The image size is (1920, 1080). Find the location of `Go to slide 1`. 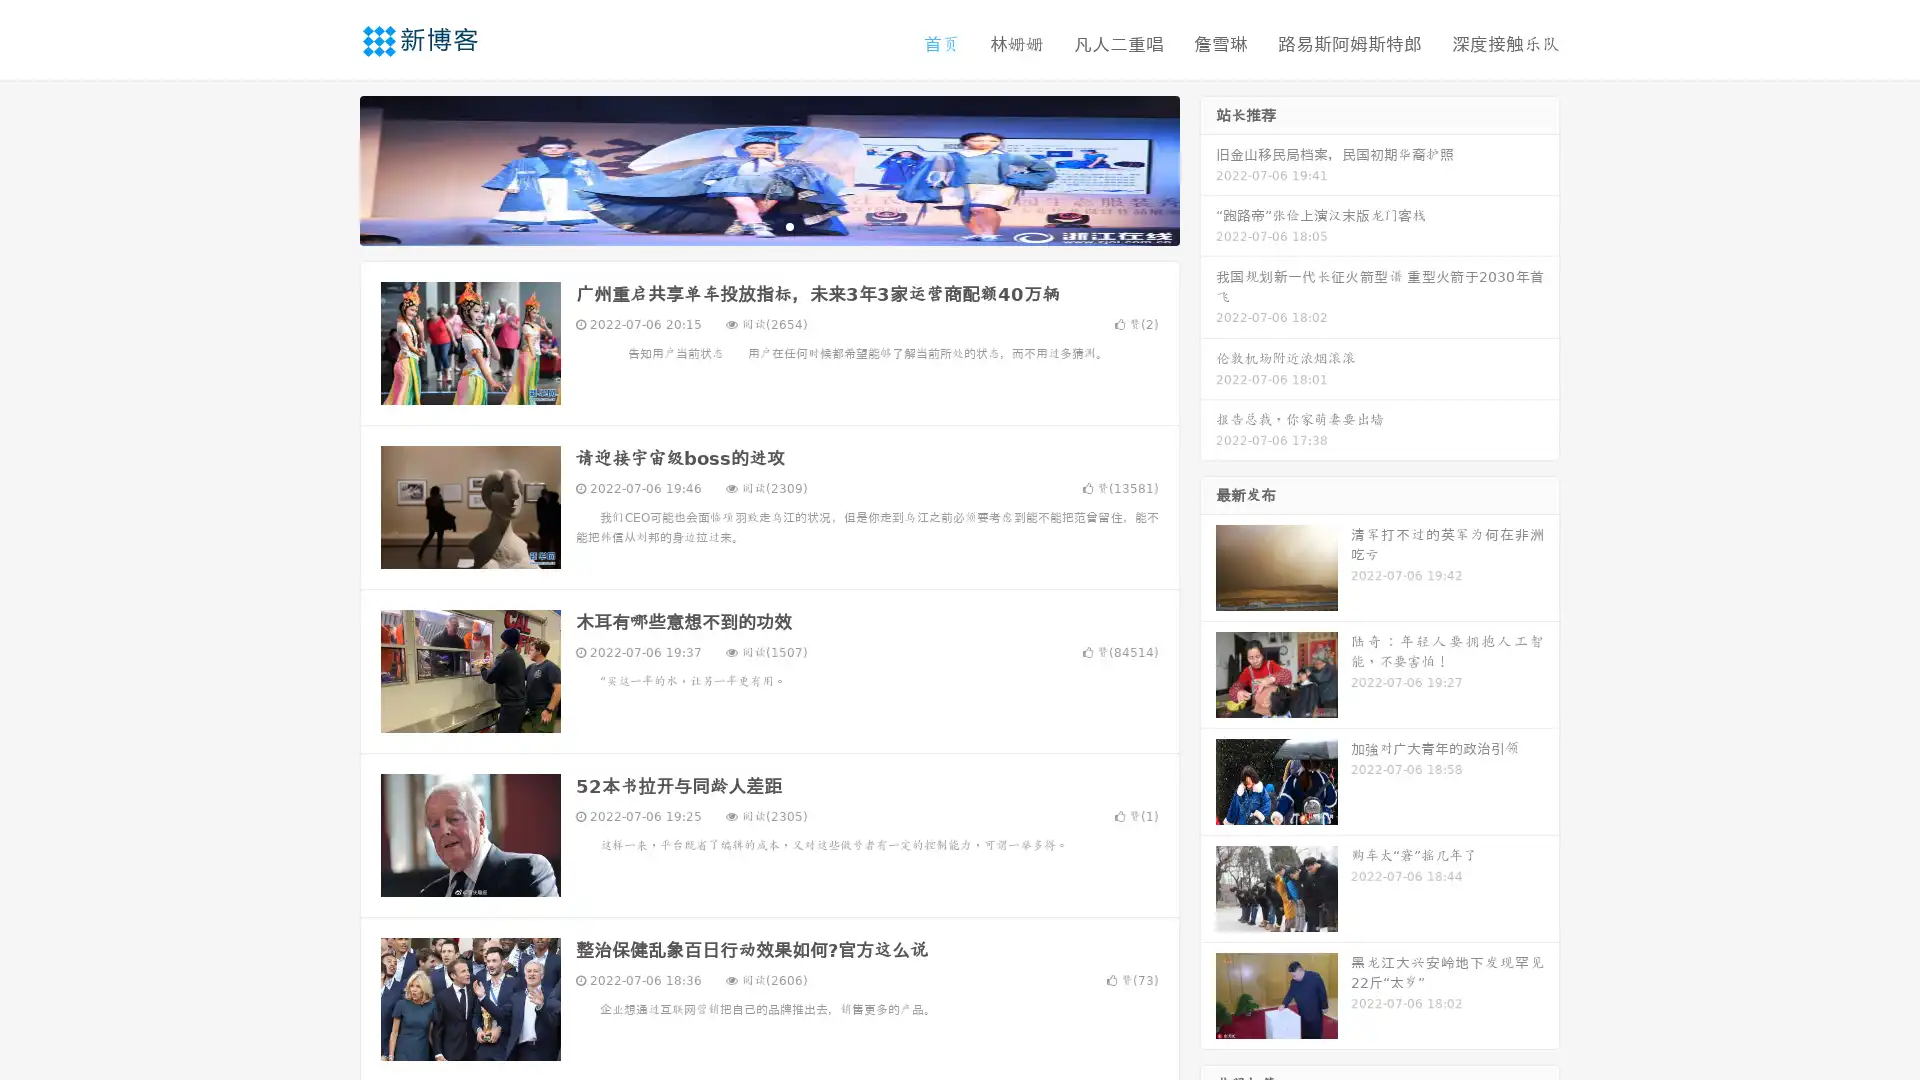

Go to slide 1 is located at coordinates (748, 225).